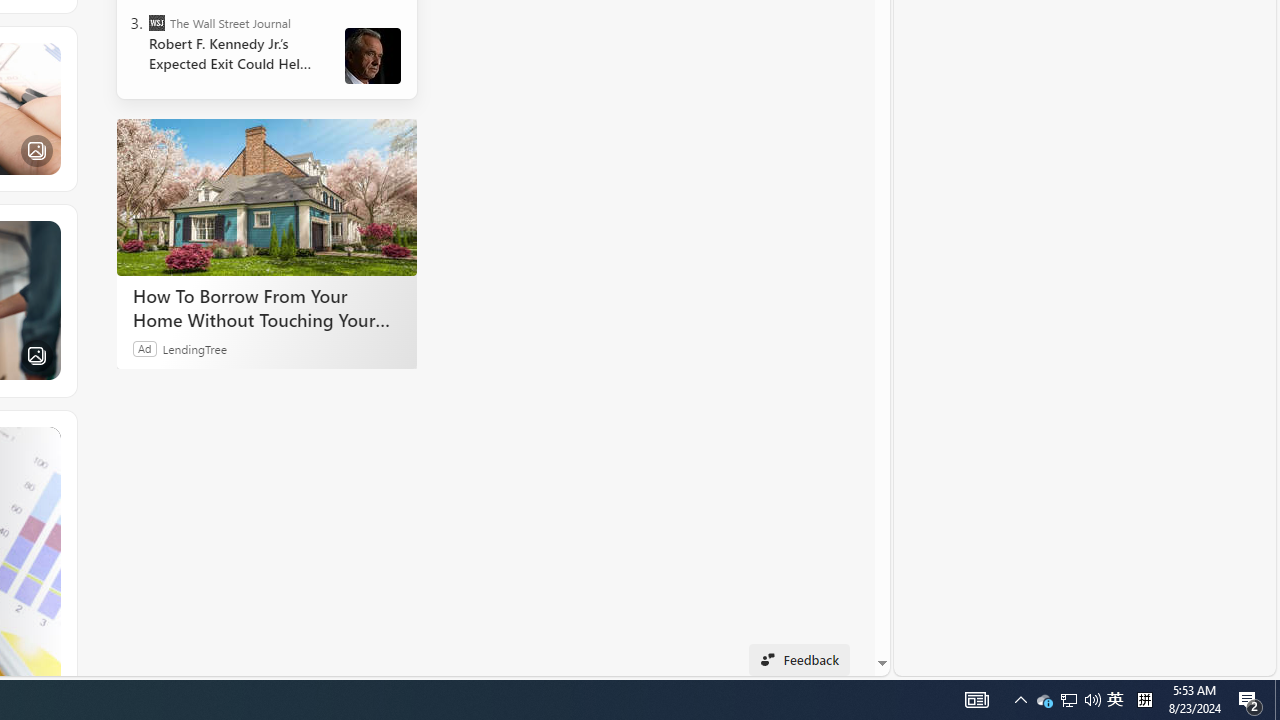 The width and height of the screenshot is (1280, 720). I want to click on 'Ad', so click(144, 347).